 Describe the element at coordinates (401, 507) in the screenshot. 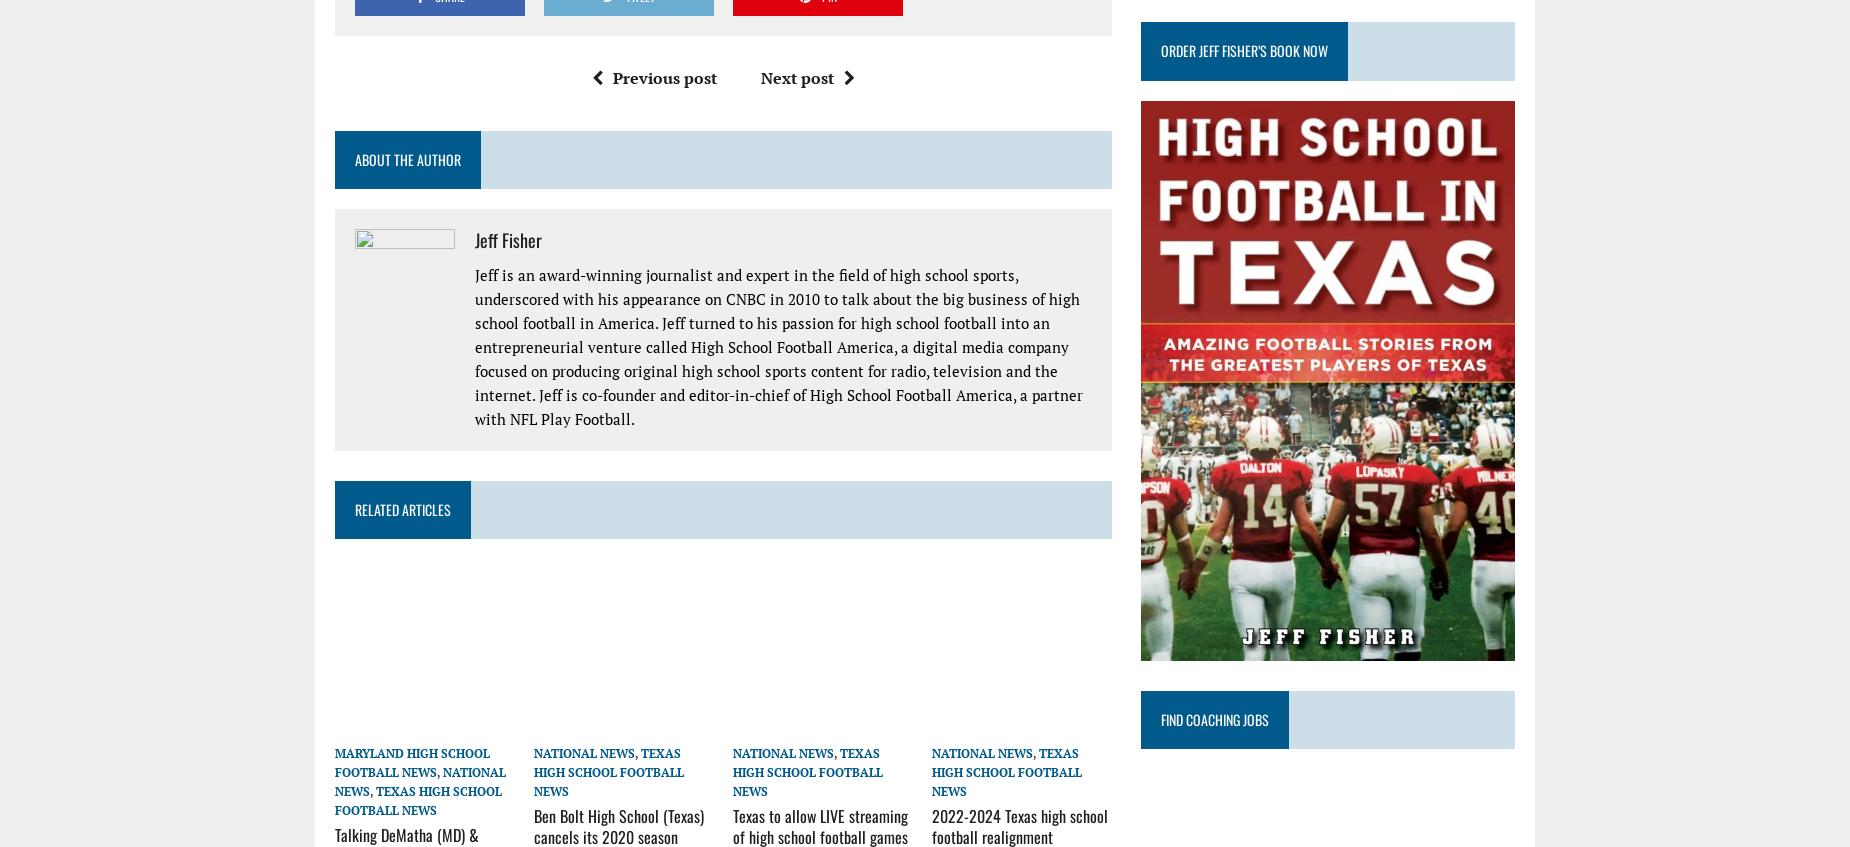

I see `'Related Articles'` at that location.